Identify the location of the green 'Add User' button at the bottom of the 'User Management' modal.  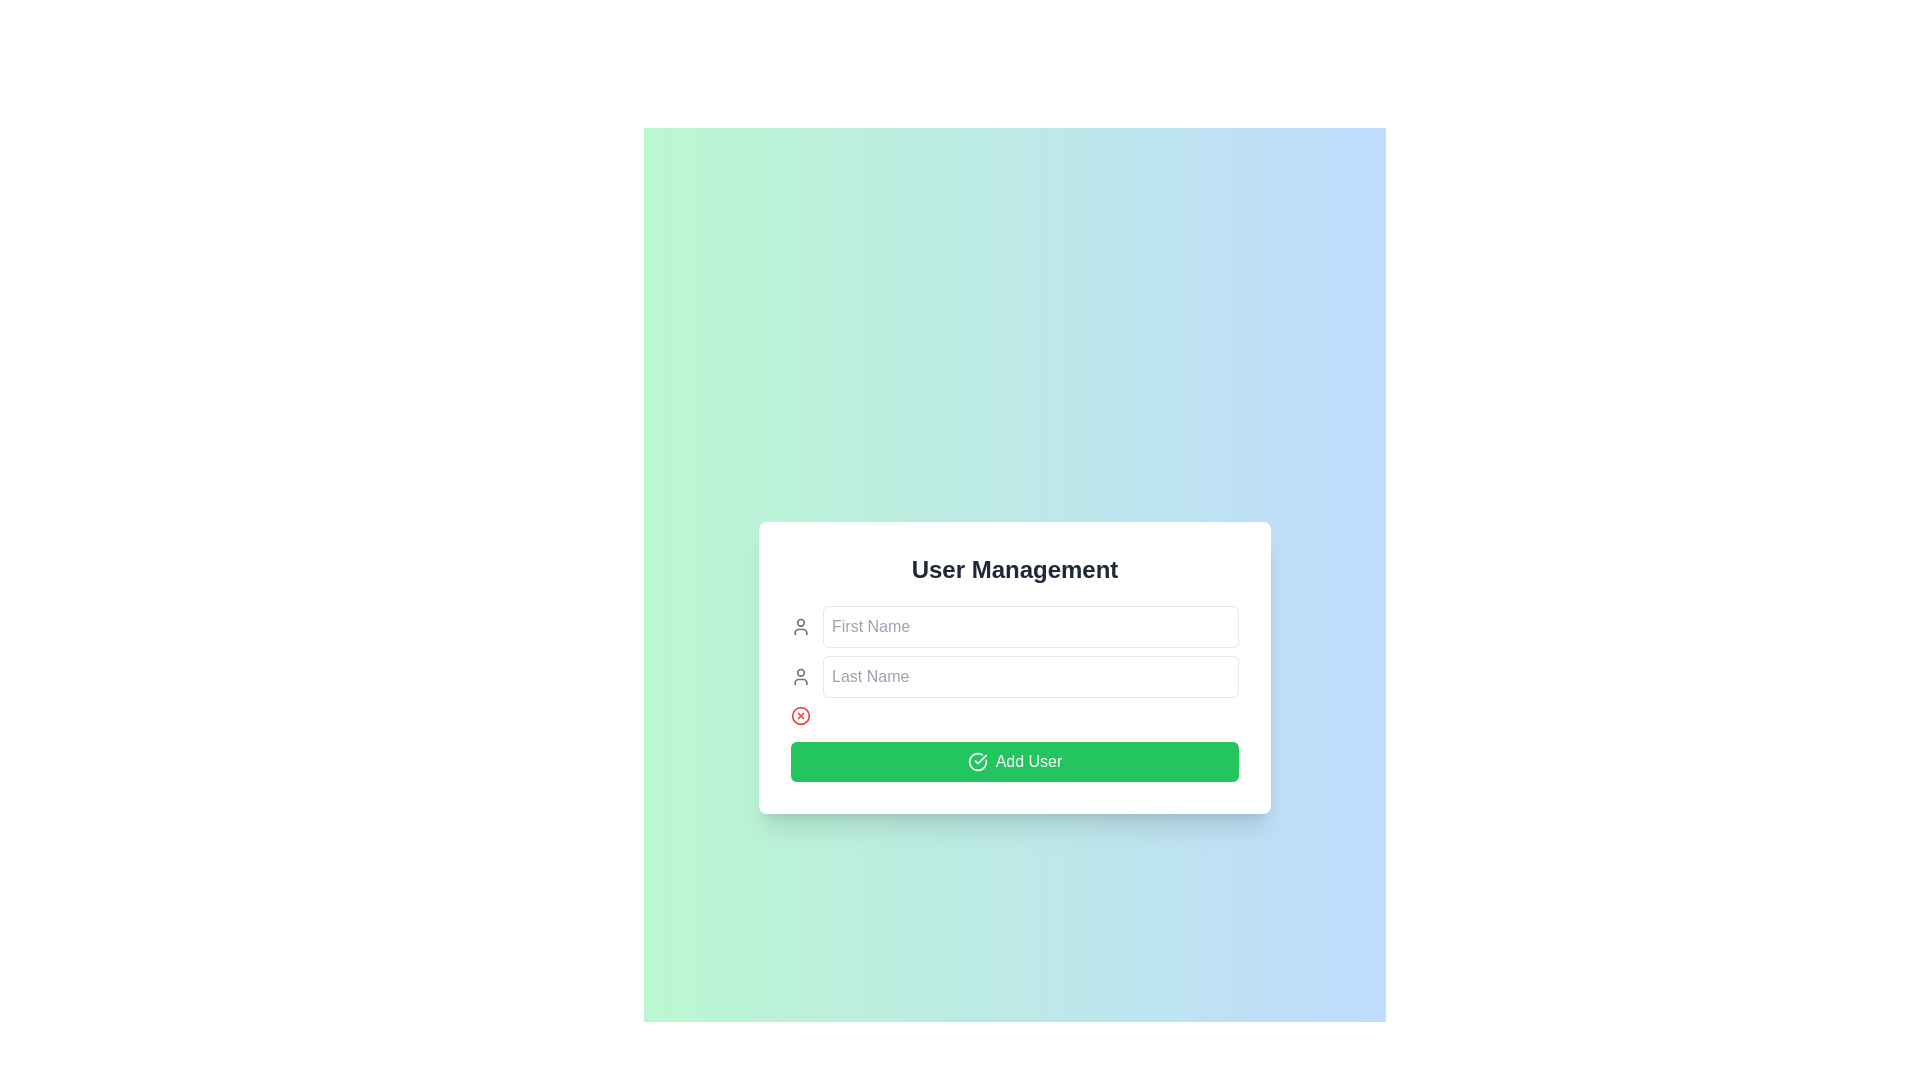
(1014, 762).